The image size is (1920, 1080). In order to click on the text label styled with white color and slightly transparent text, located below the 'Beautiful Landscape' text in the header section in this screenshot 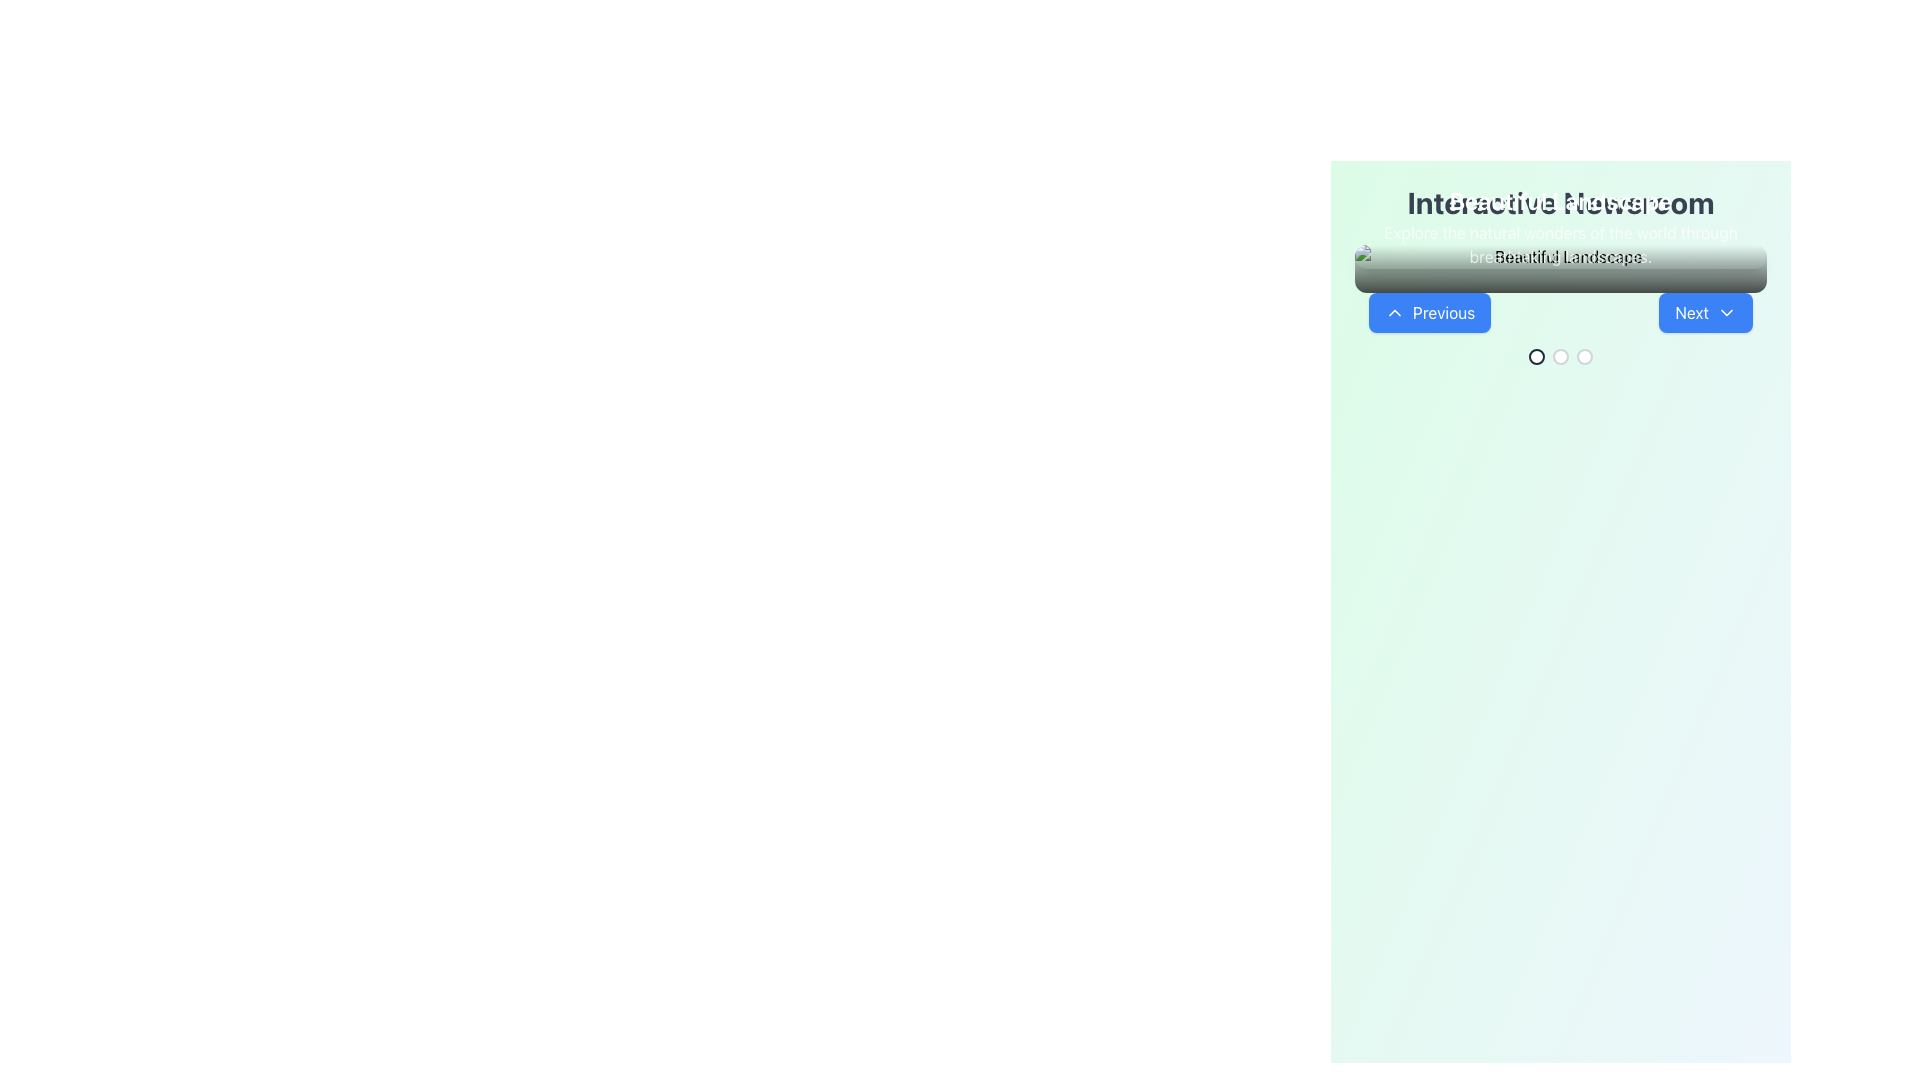, I will do `click(1559, 244)`.